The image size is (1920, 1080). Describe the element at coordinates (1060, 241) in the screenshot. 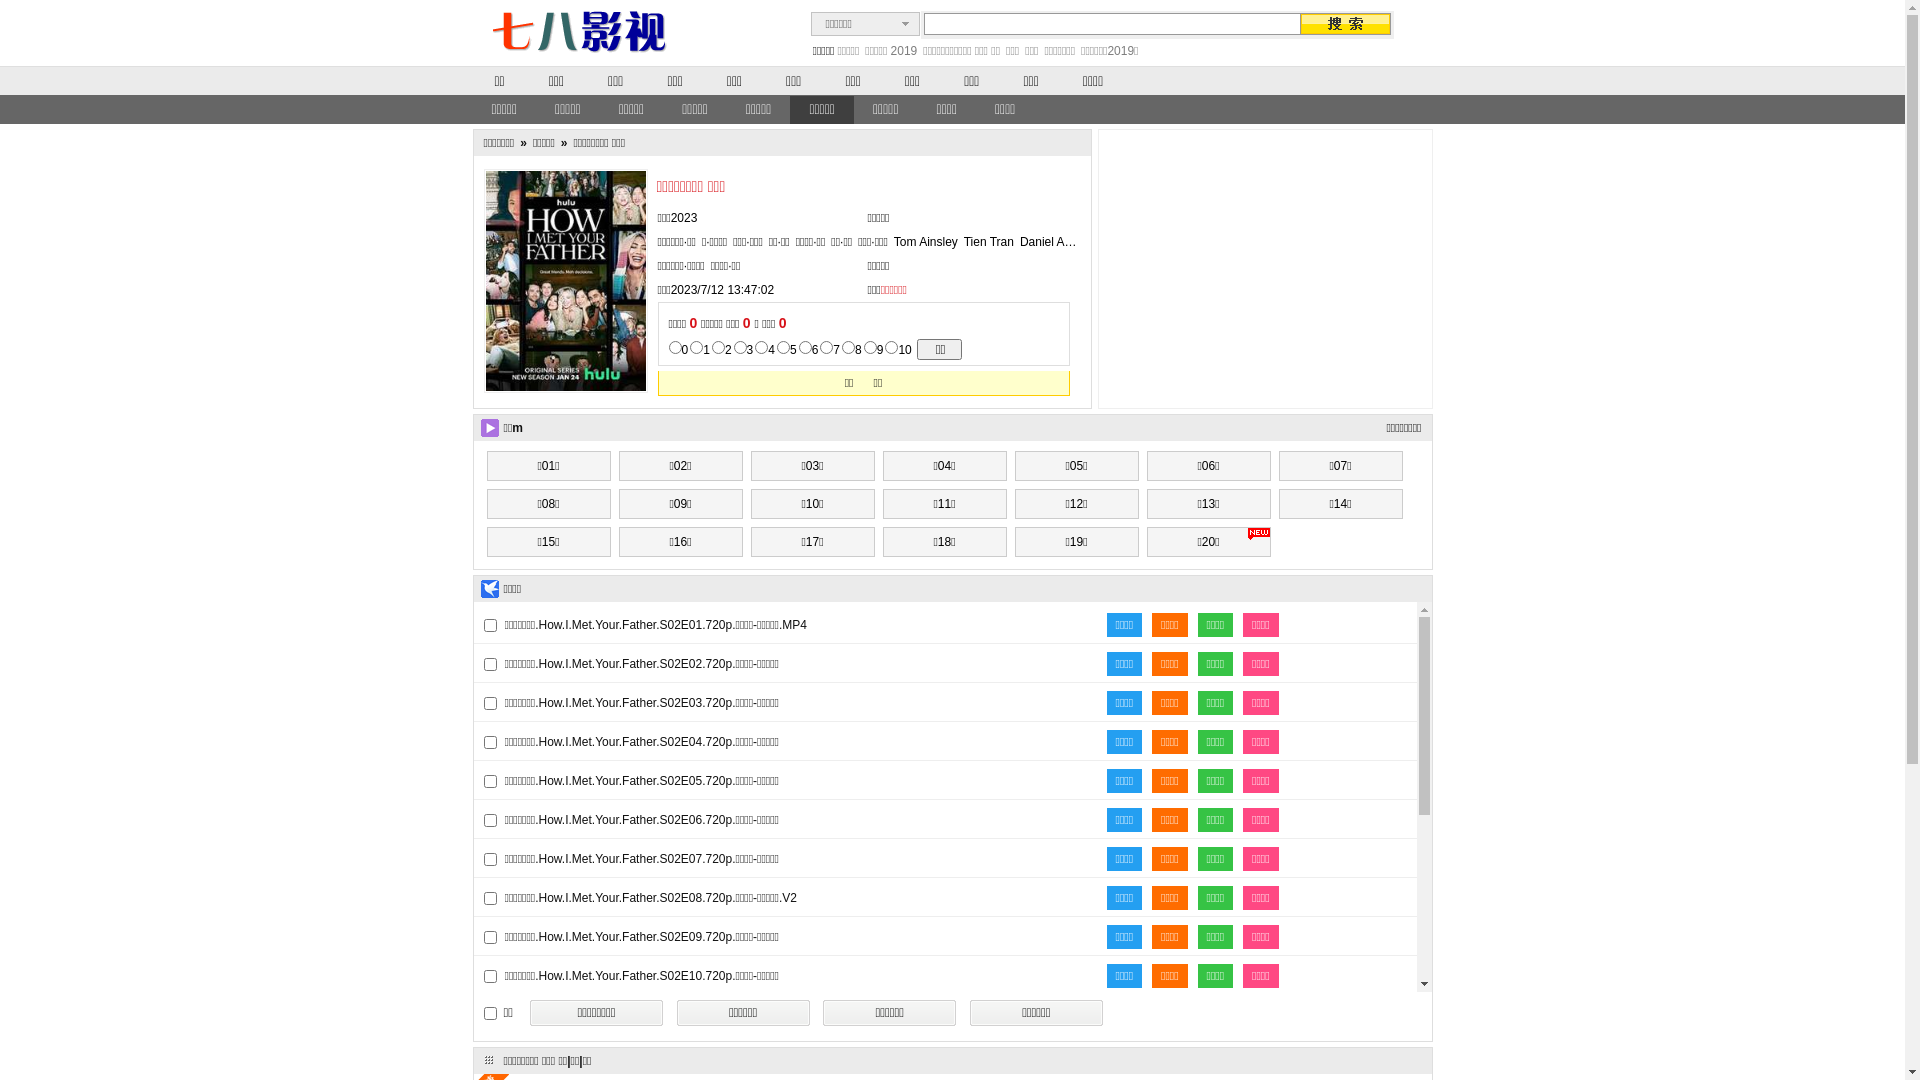

I see `'Daniel Augustin'` at that location.